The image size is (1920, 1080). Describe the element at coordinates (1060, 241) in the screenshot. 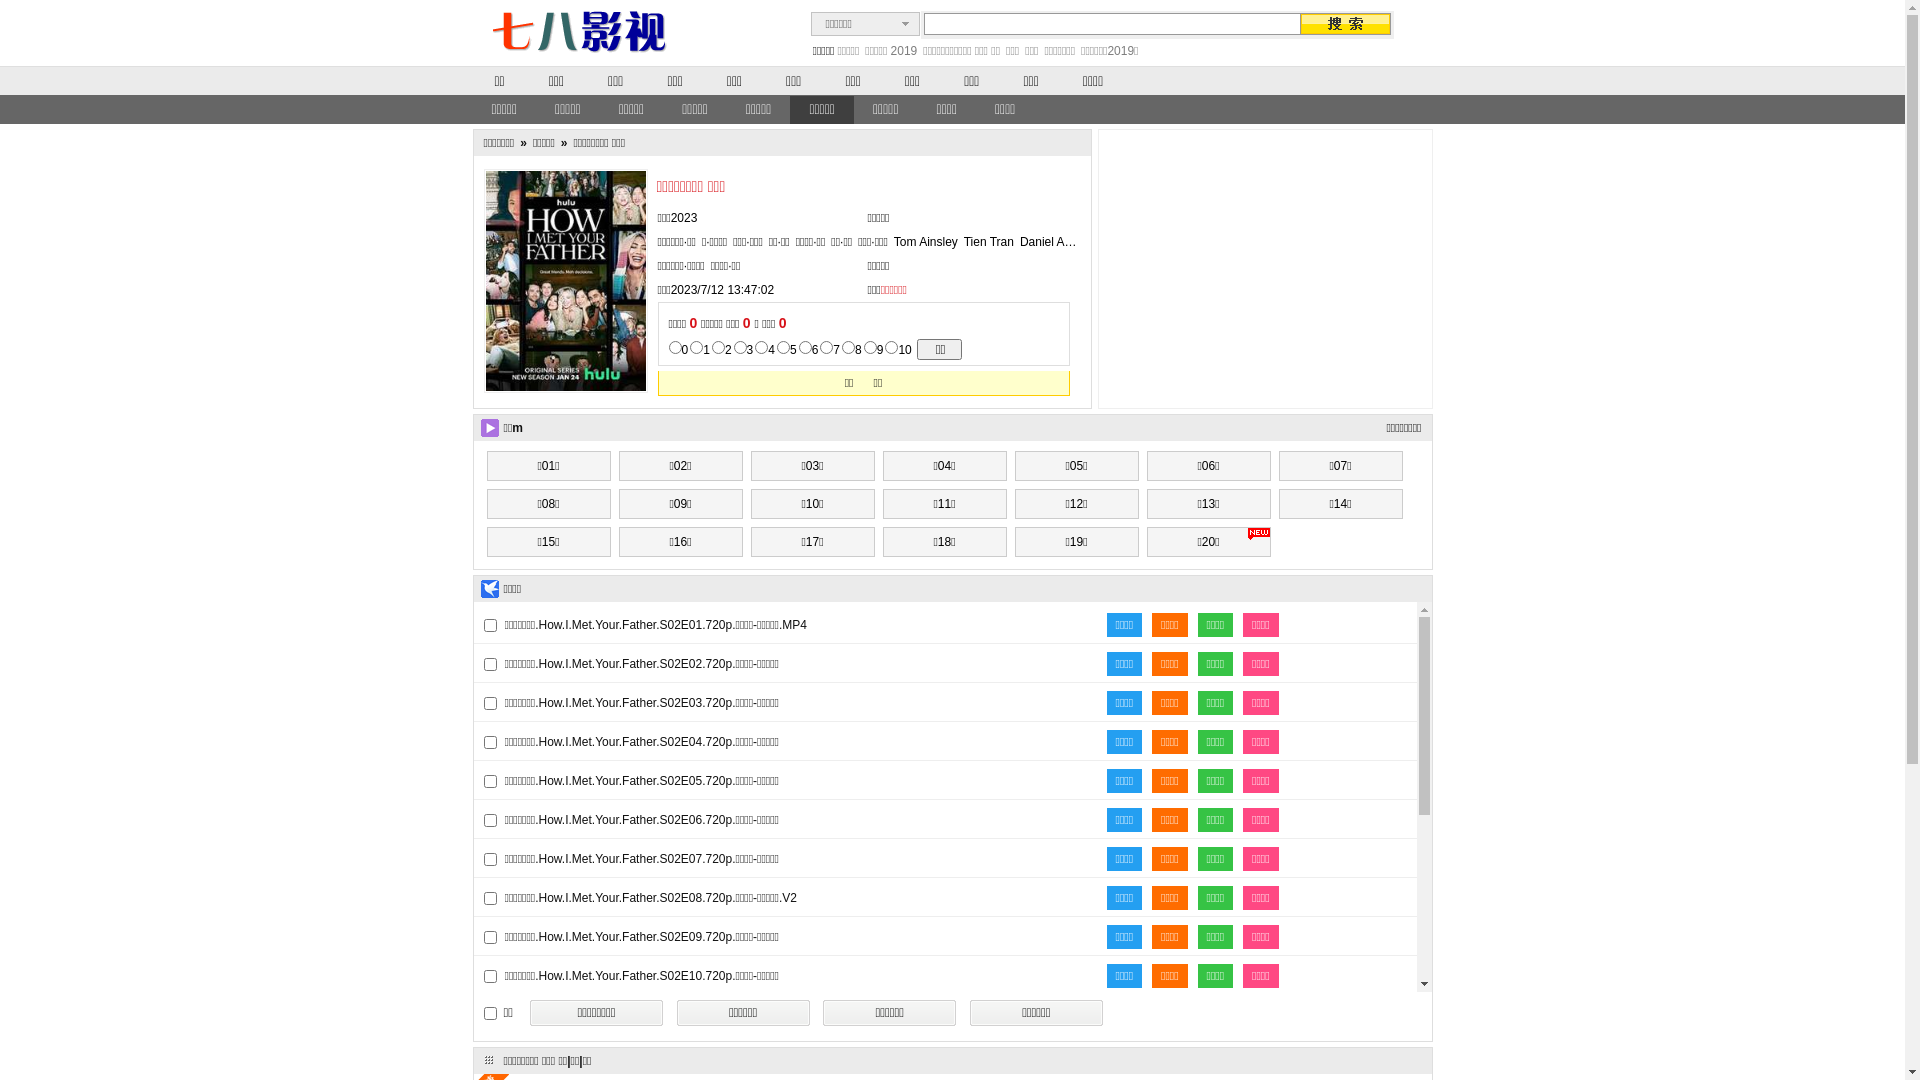

I see `'Daniel Augustin'` at that location.